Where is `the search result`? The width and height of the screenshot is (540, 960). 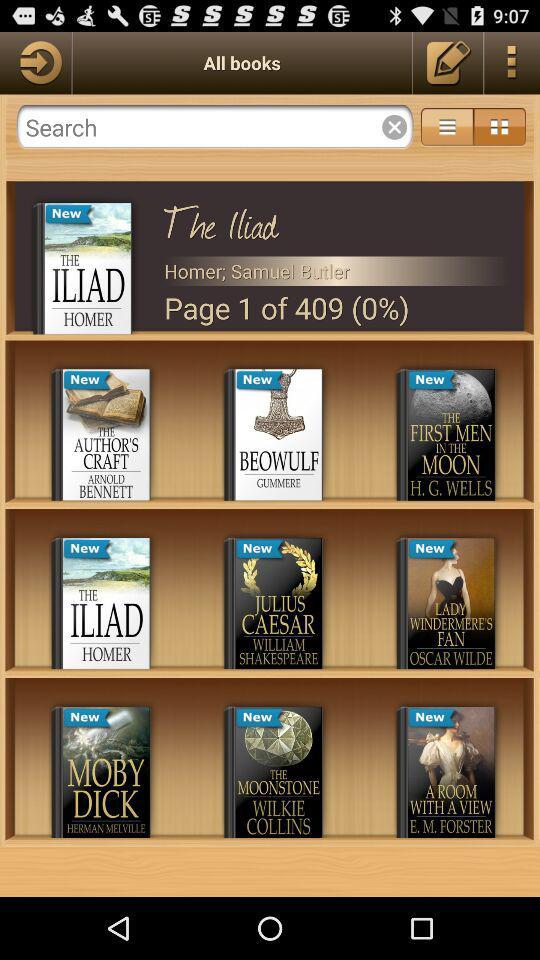
the search result is located at coordinates (394, 126).